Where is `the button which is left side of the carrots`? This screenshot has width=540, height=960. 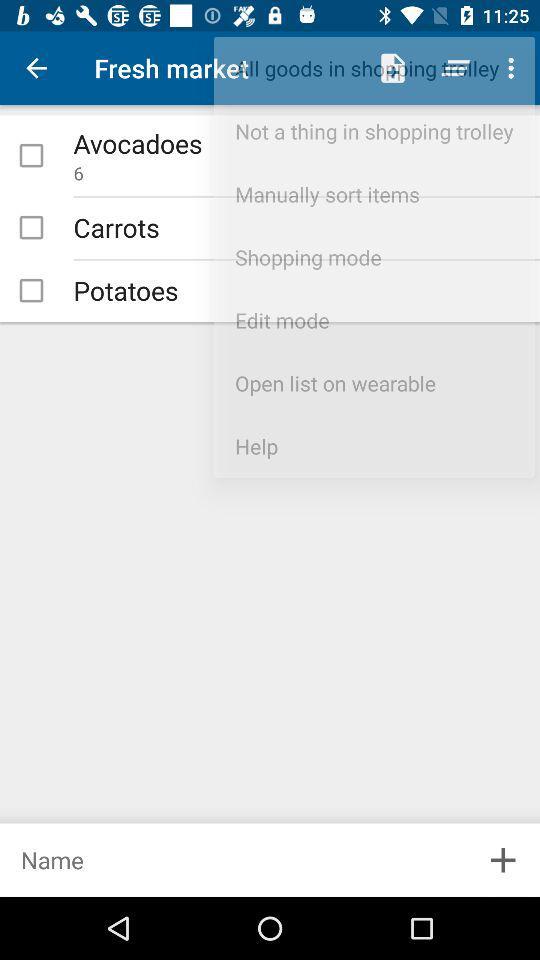 the button which is left side of the carrots is located at coordinates (31, 228).